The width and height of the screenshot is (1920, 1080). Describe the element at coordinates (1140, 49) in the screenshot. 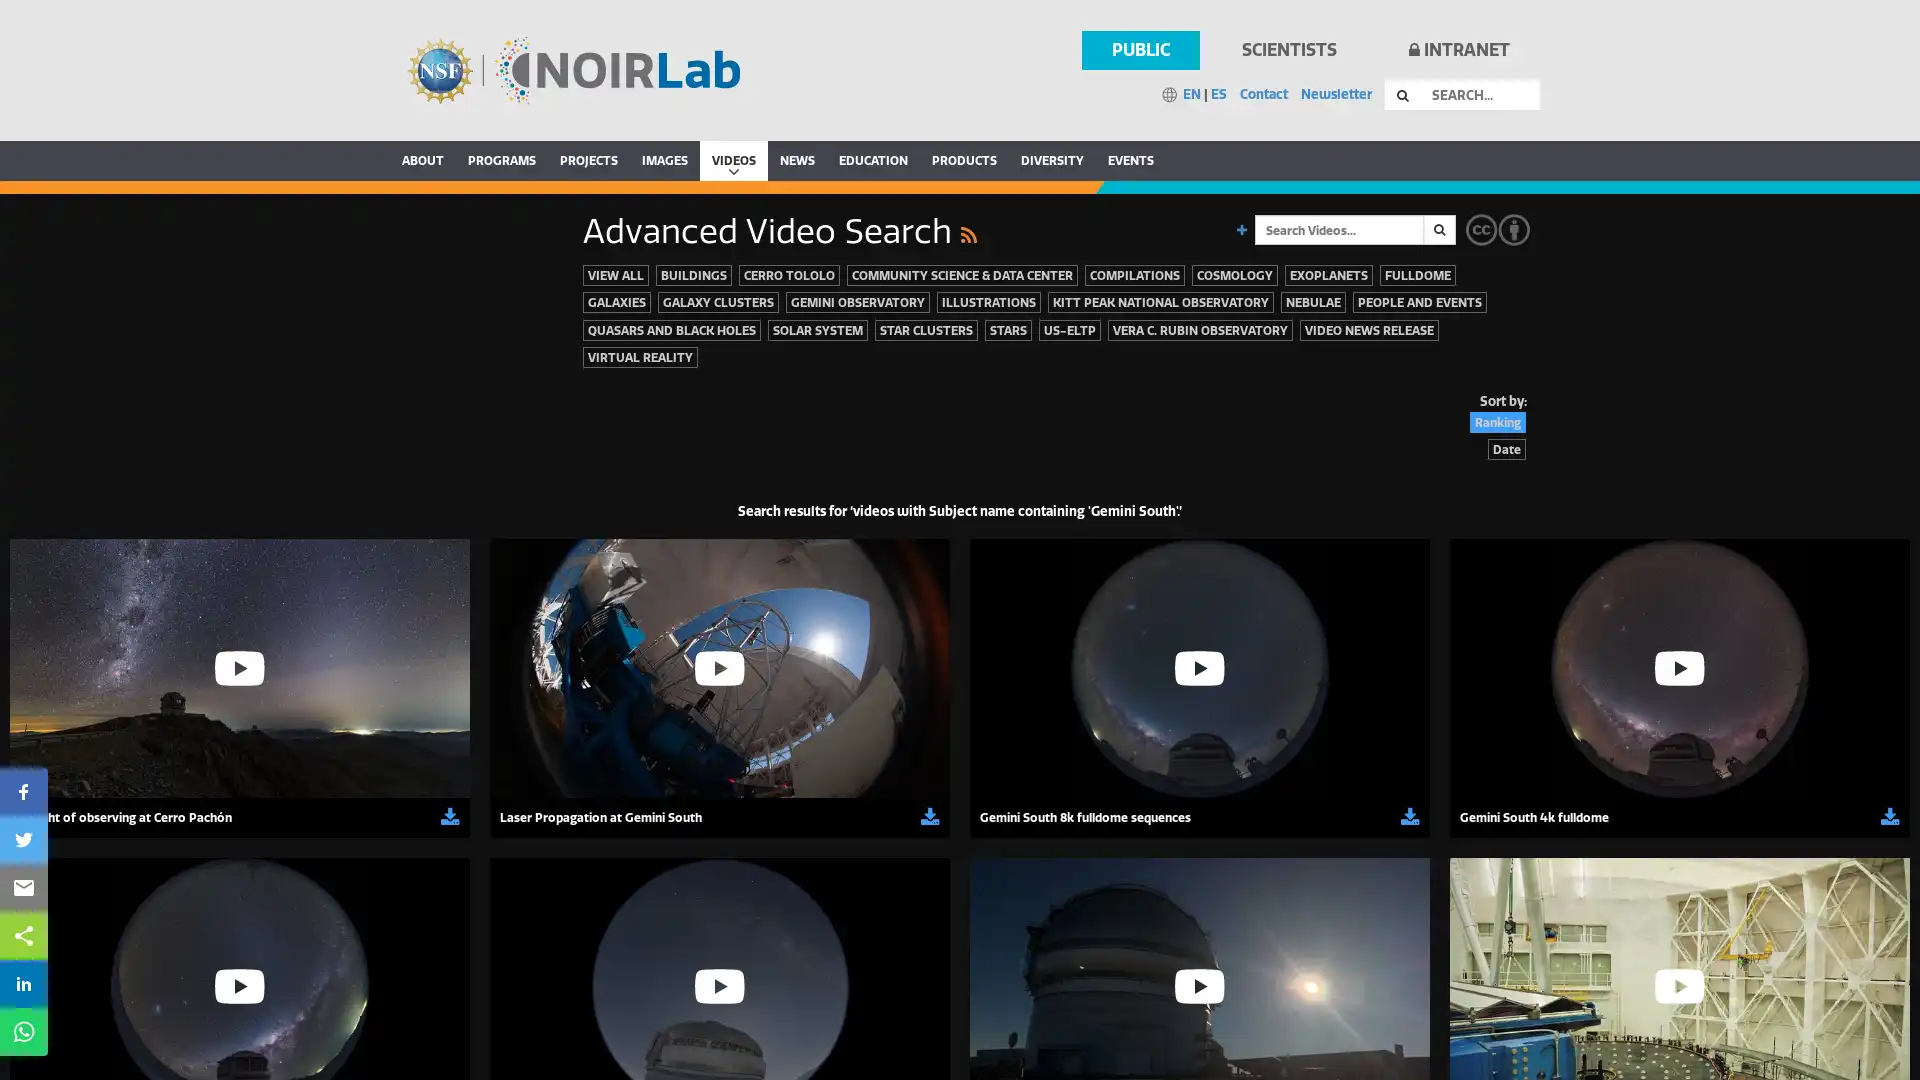

I see `PUBLIC` at that location.